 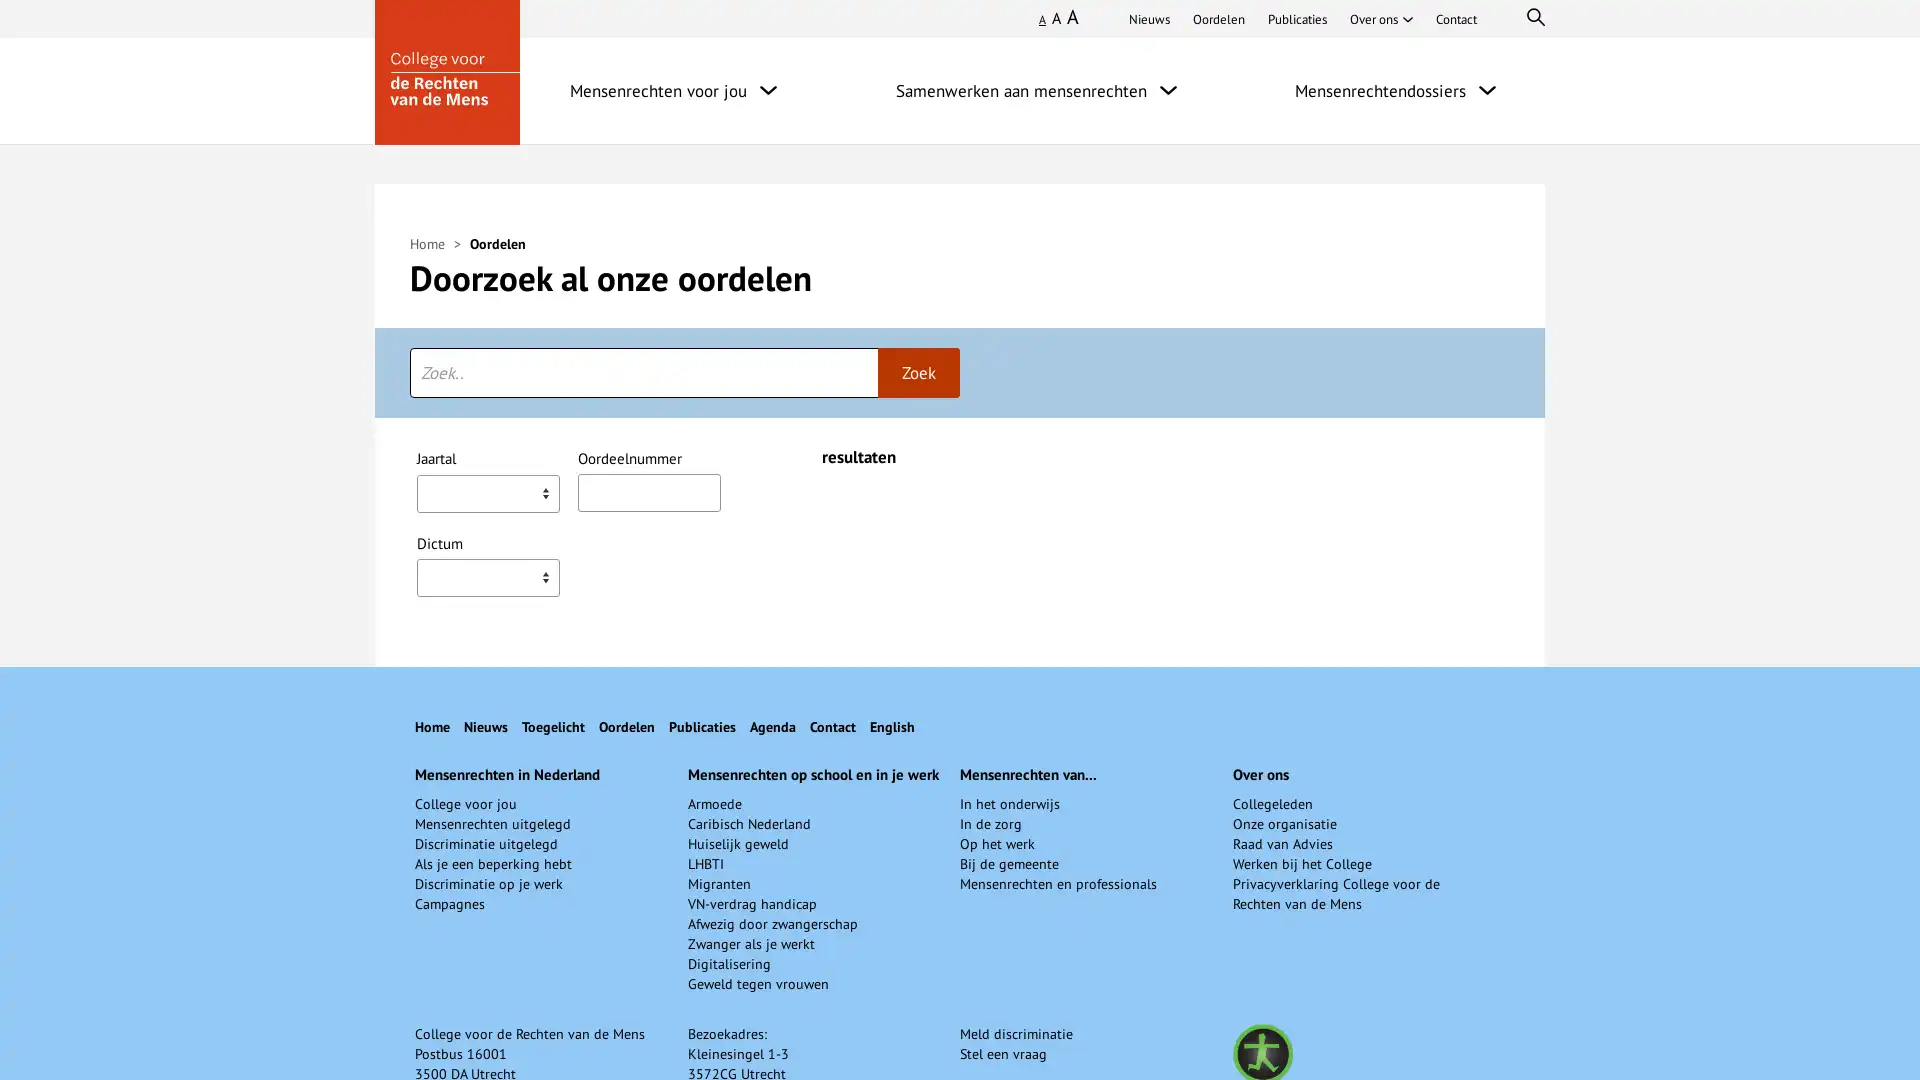 What do you see at coordinates (857, 1046) in the screenshot?
I see `Sollicitatie` at bounding box center [857, 1046].